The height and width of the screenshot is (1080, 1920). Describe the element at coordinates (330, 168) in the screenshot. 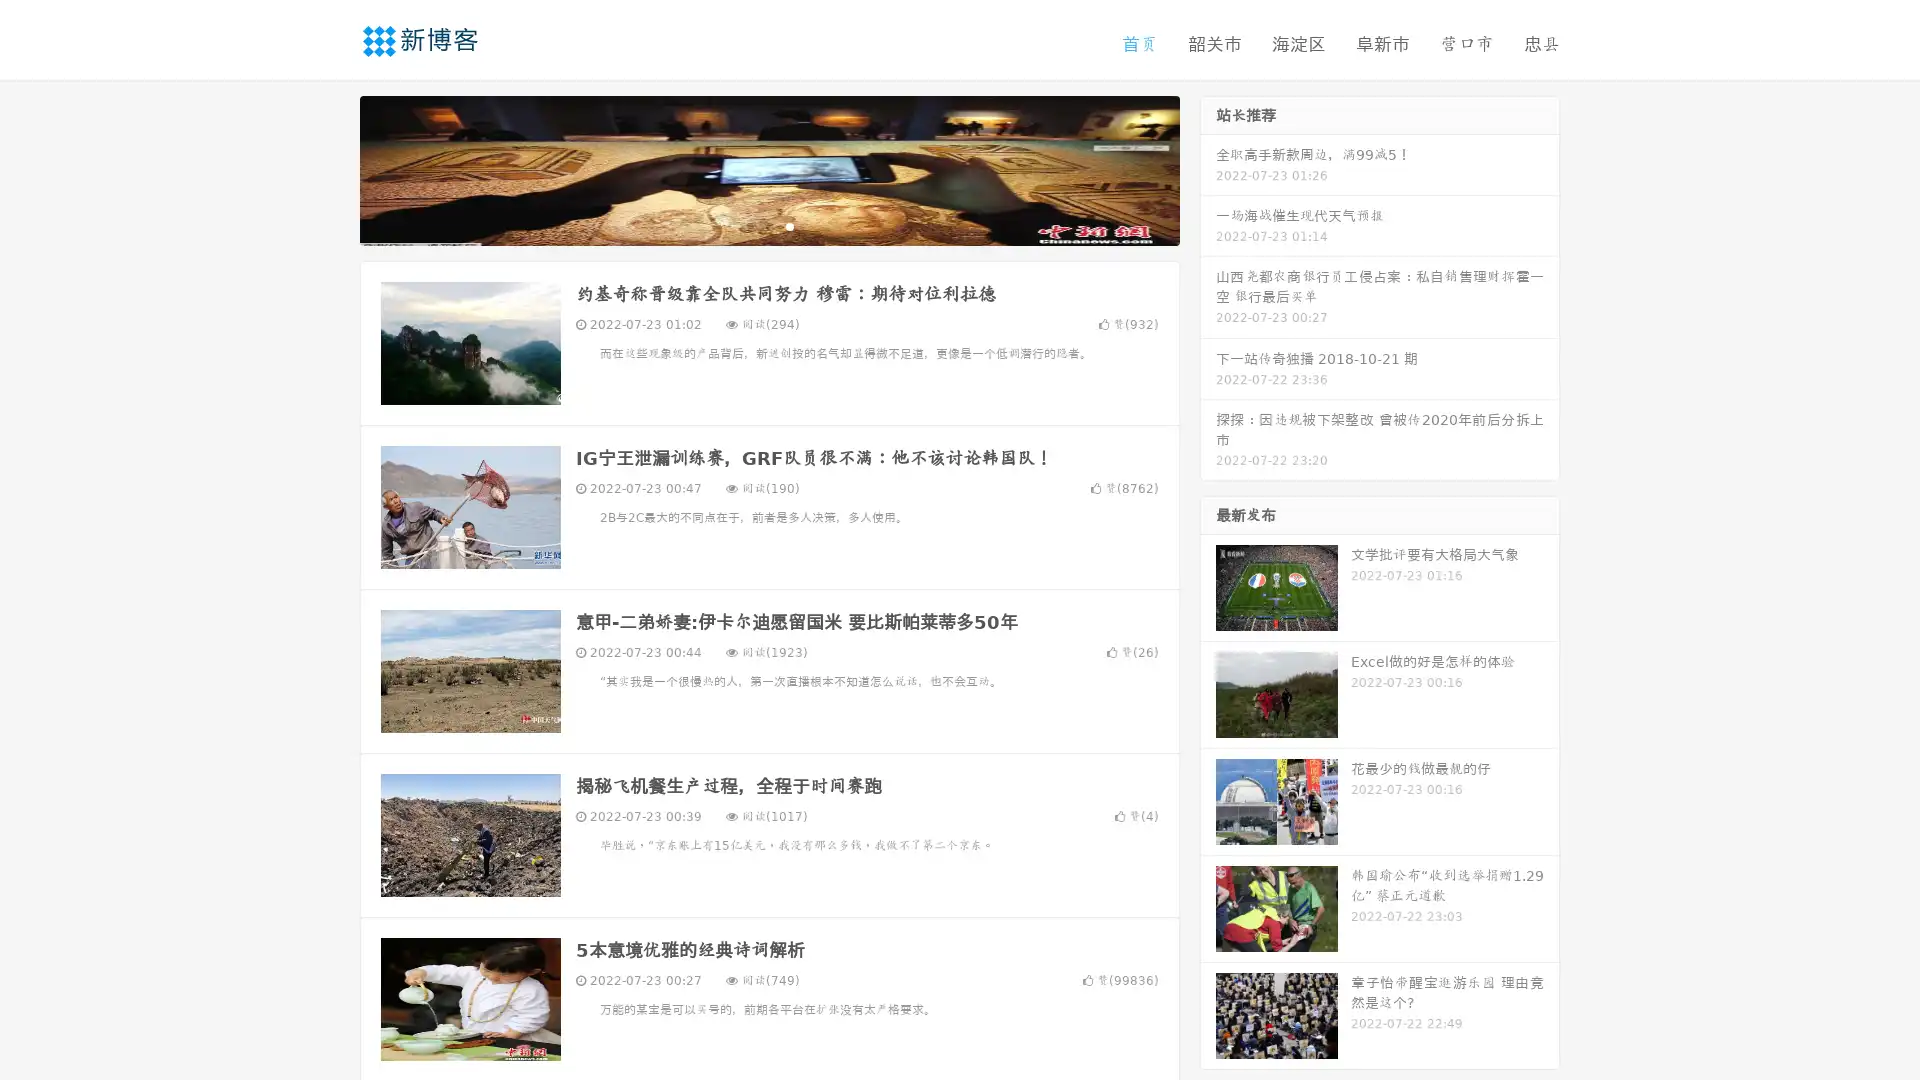

I see `Previous slide` at that location.